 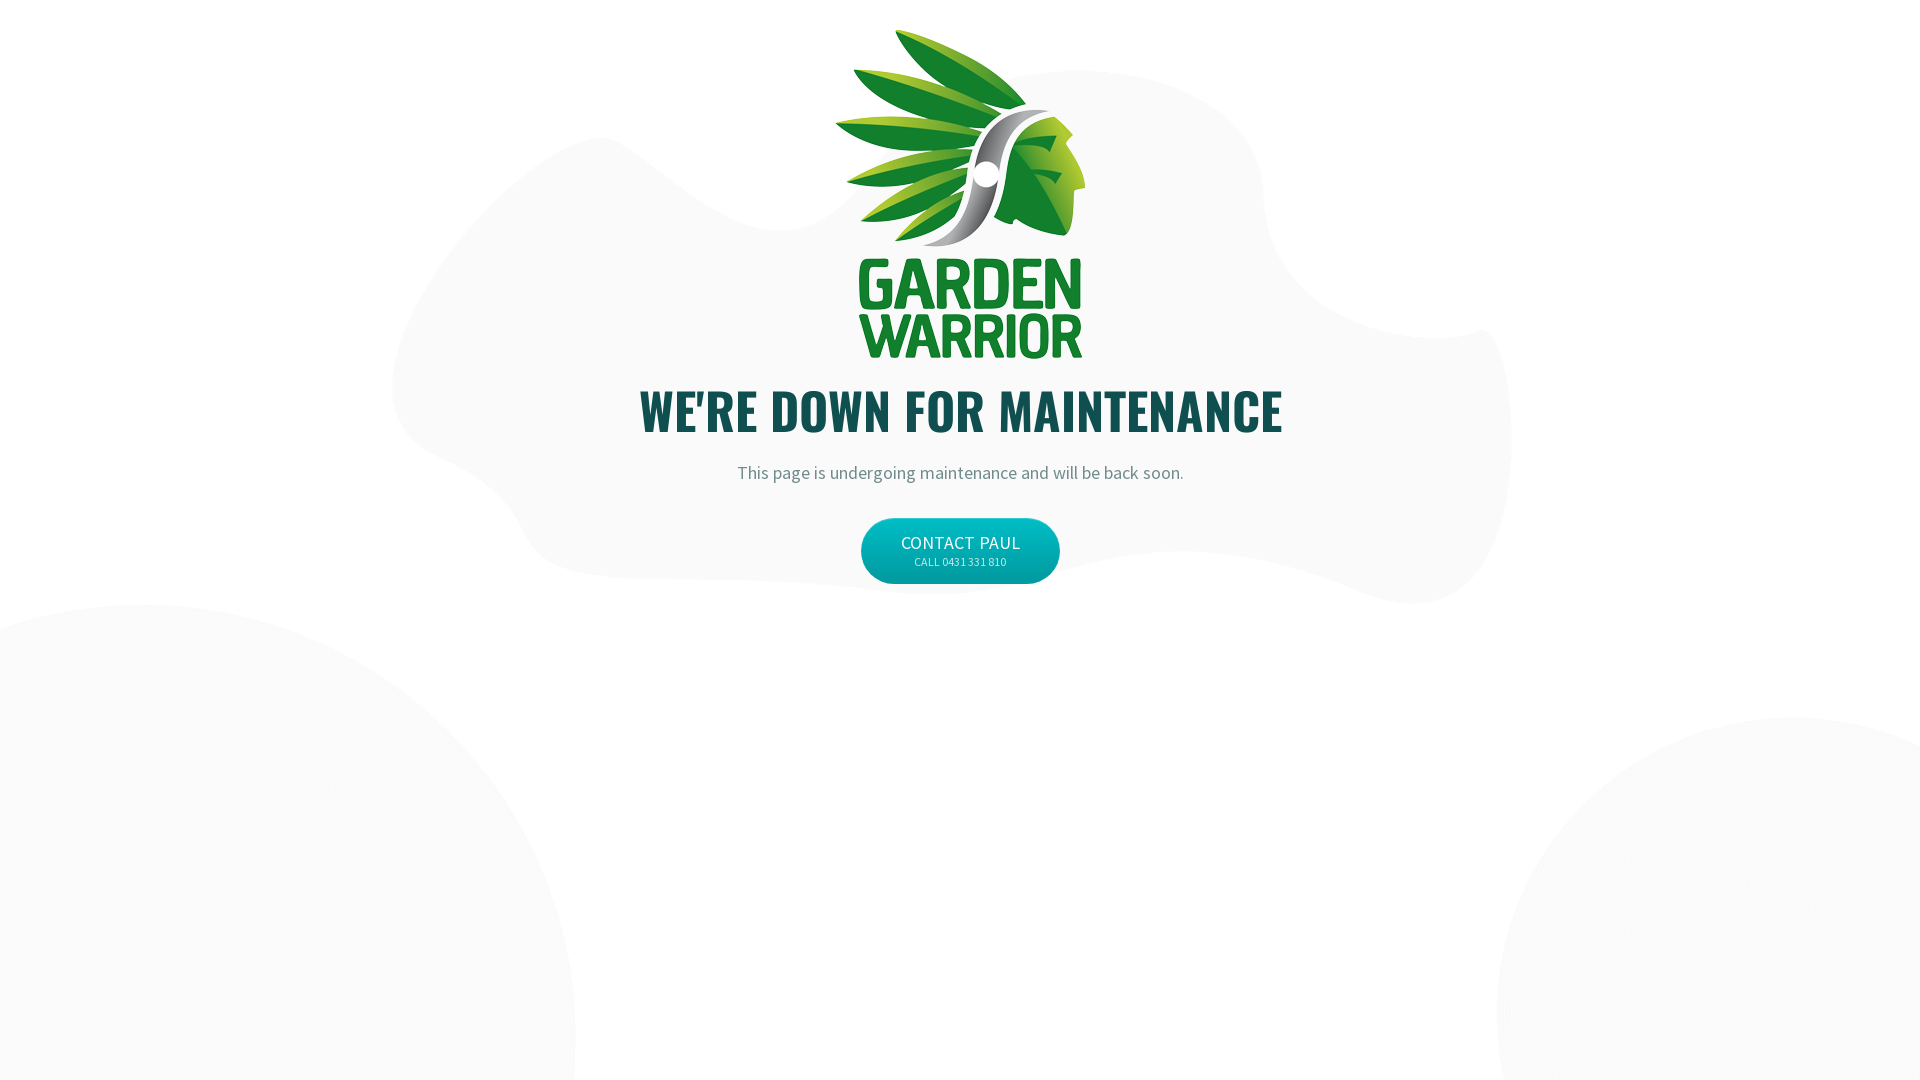 What do you see at coordinates (958, 551) in the screenshot?
I see `'CONTACT PAUL` at bounding box center [958, 551].